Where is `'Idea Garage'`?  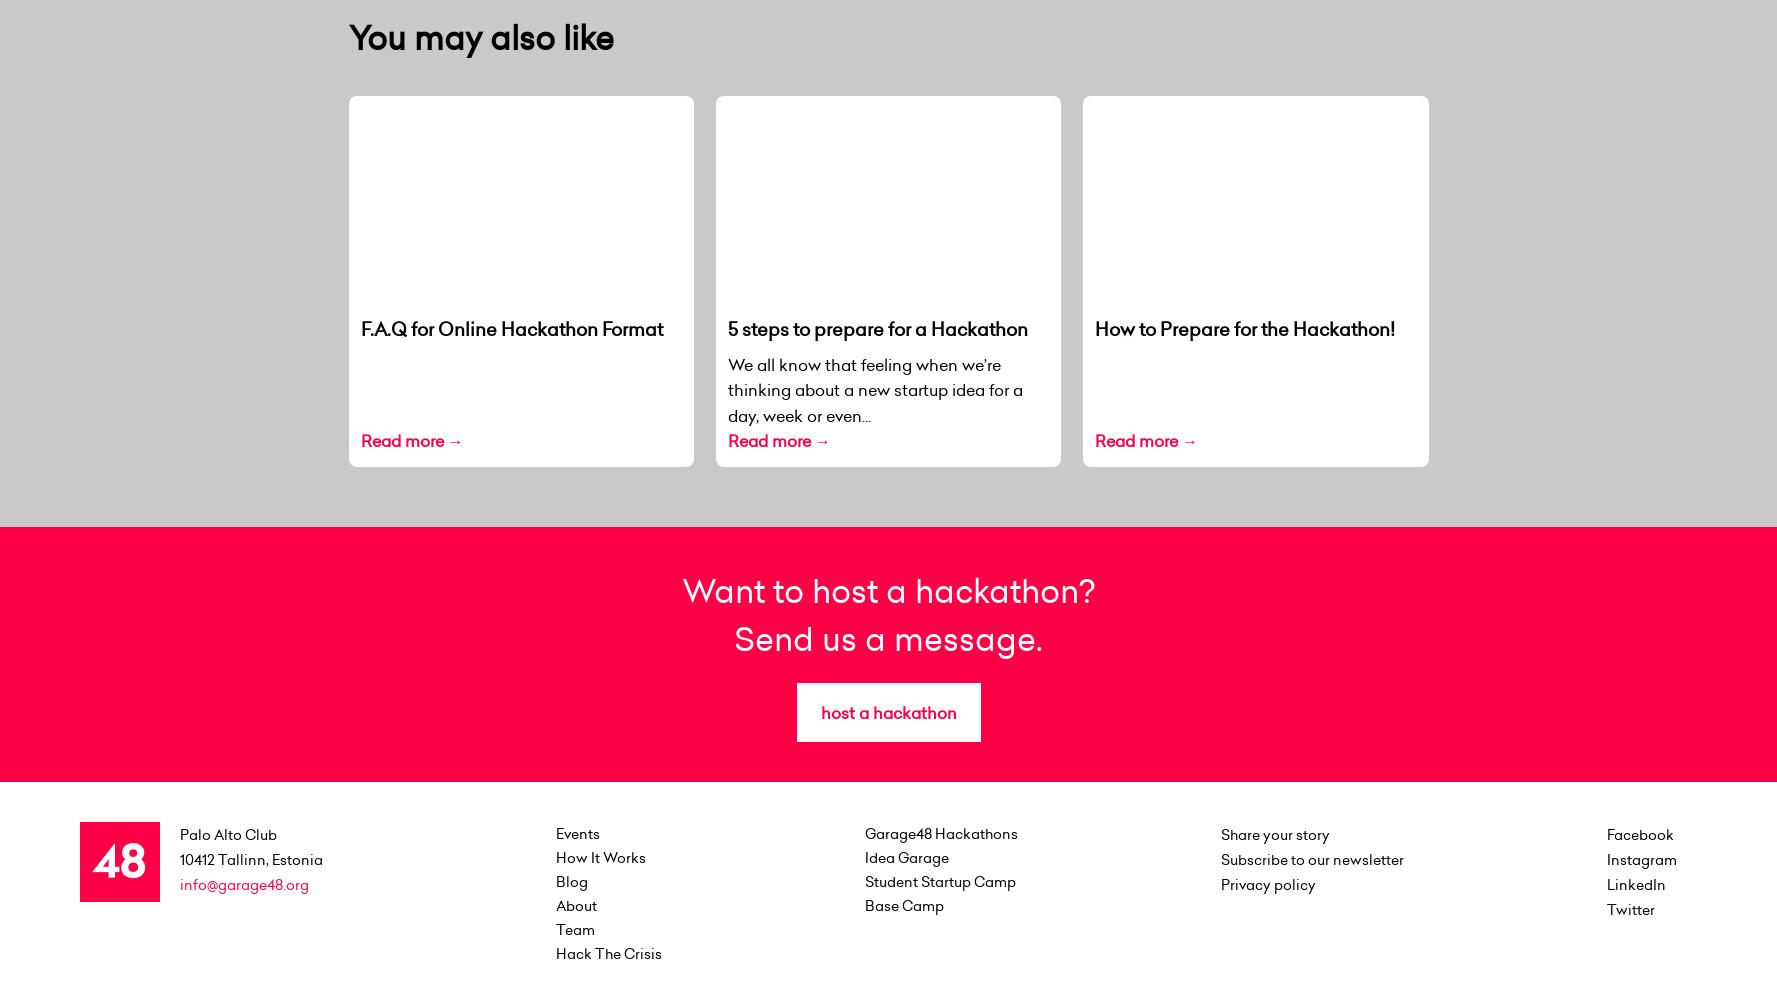
'Idea Garage' is located at coordinates (906, 856).